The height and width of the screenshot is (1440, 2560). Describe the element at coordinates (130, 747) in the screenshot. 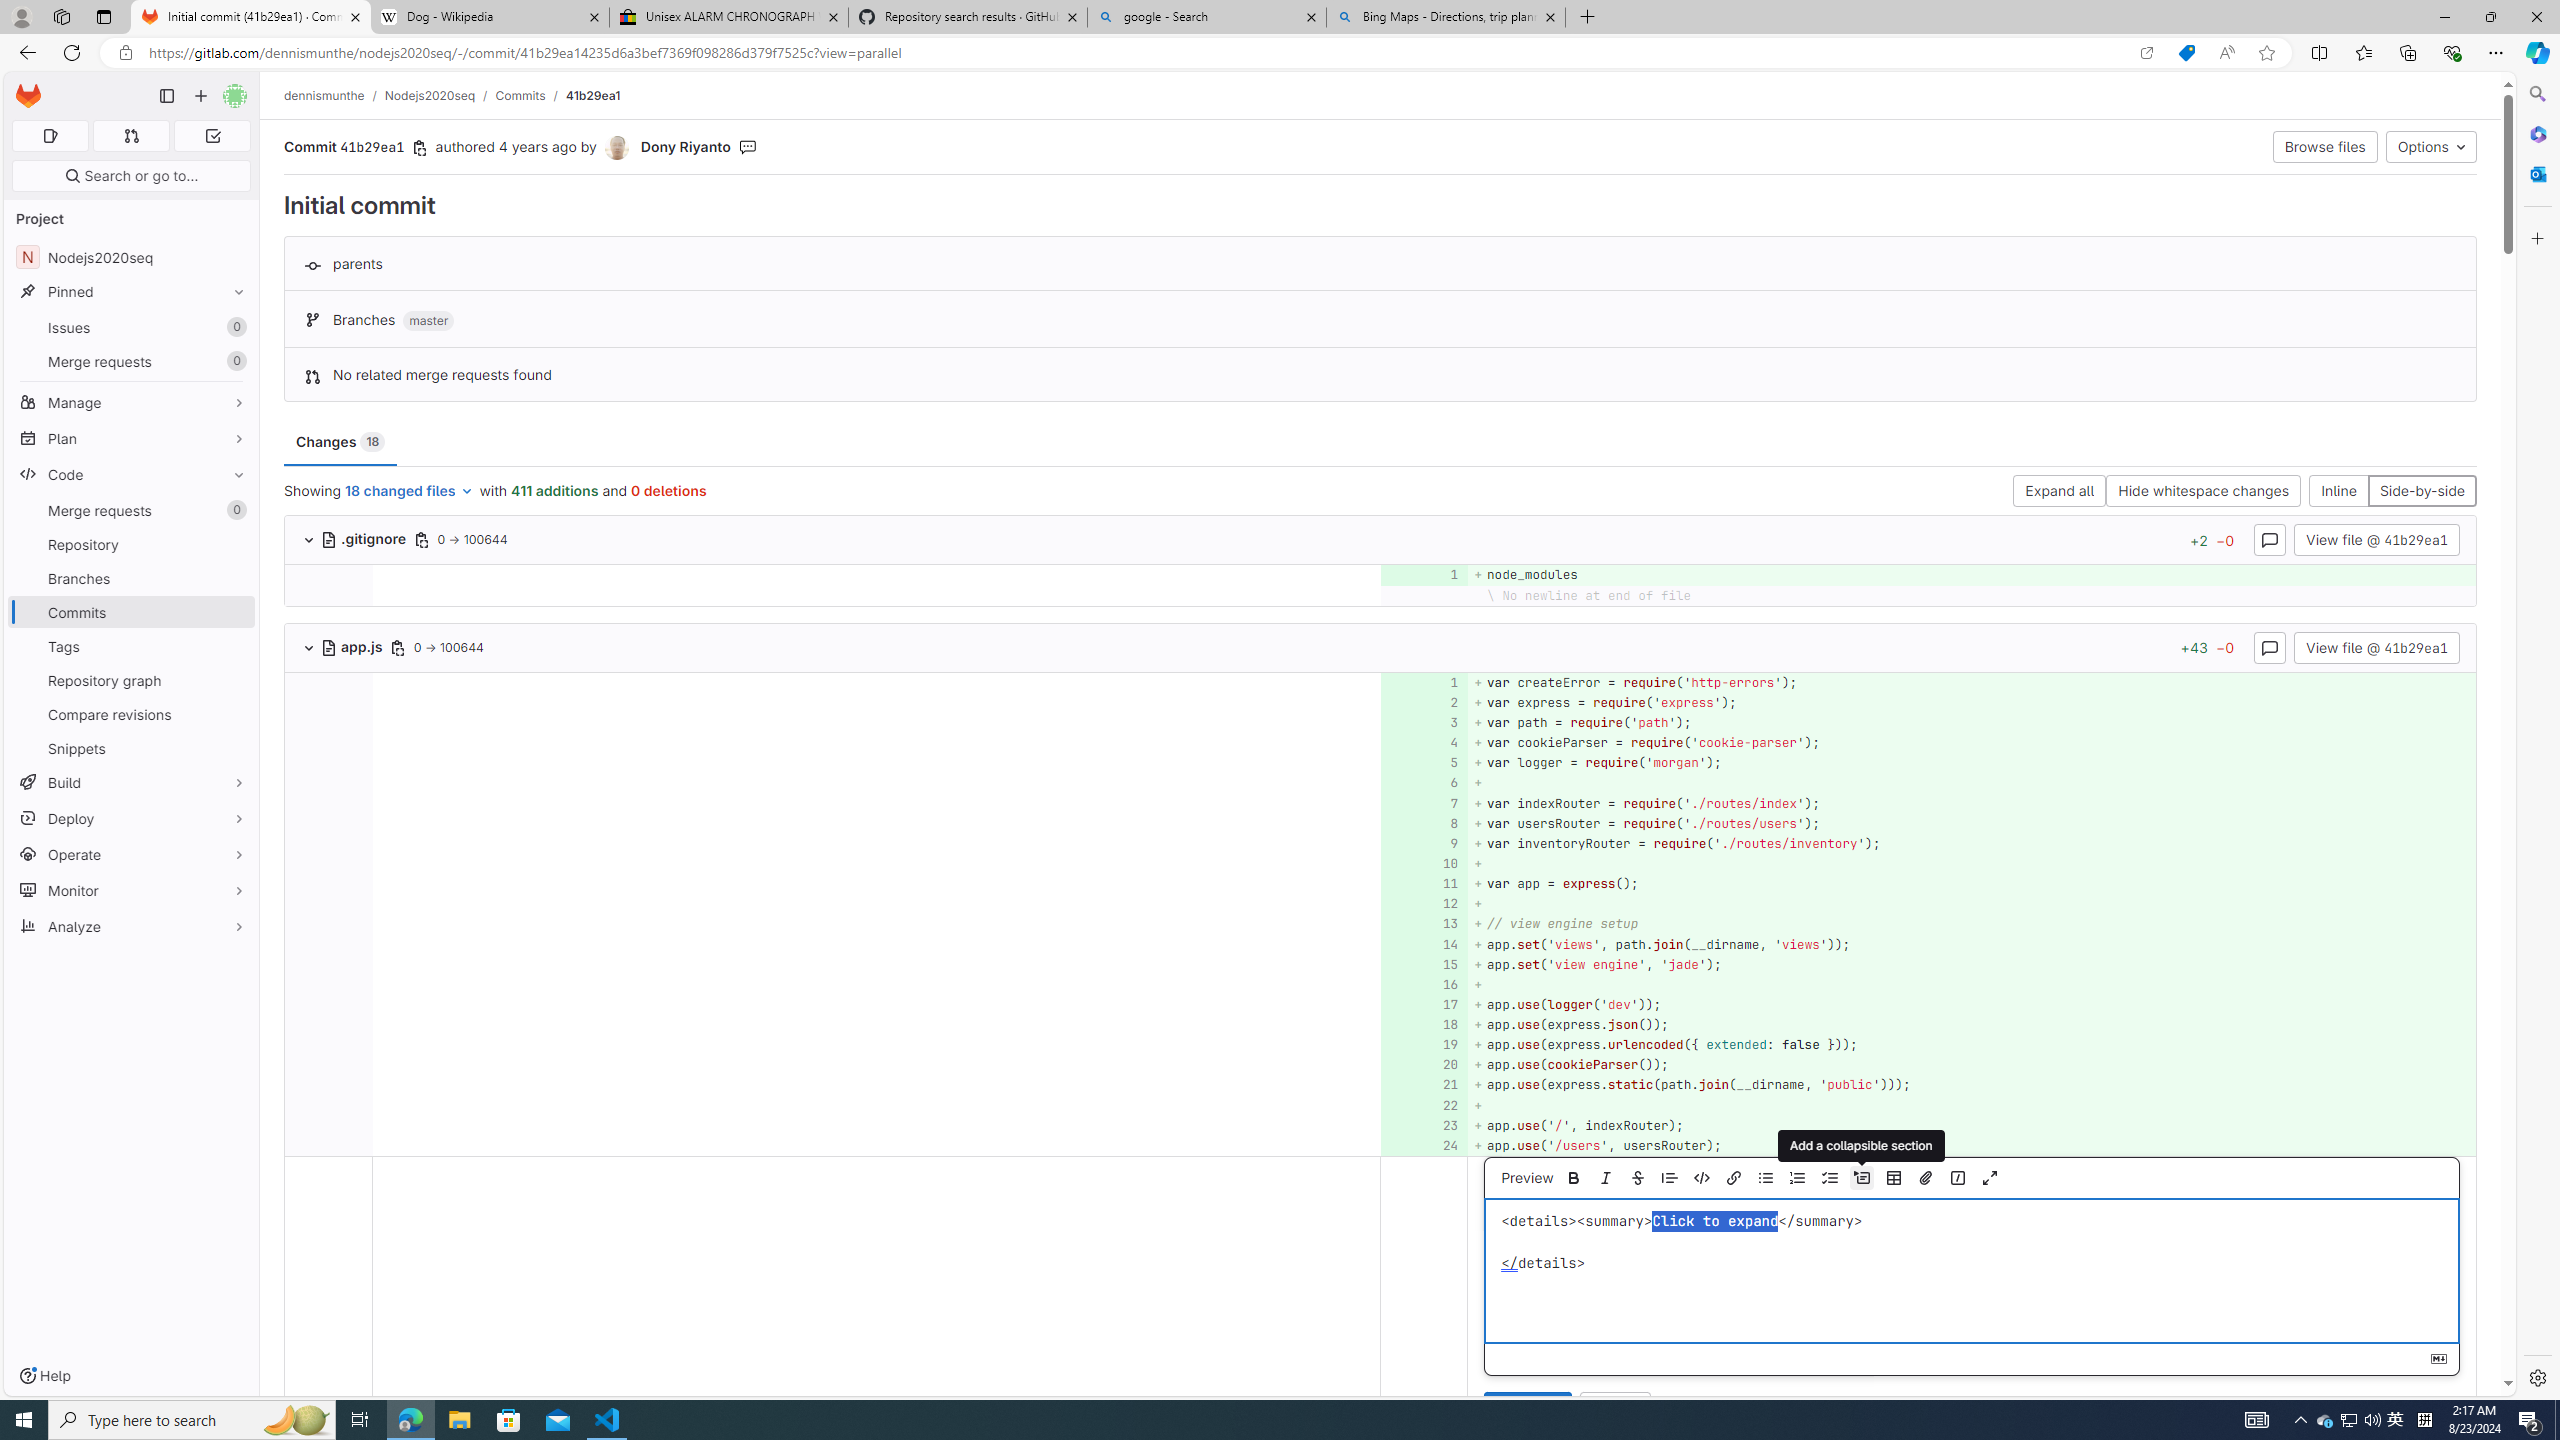

I see `'Snippets'` at that location.